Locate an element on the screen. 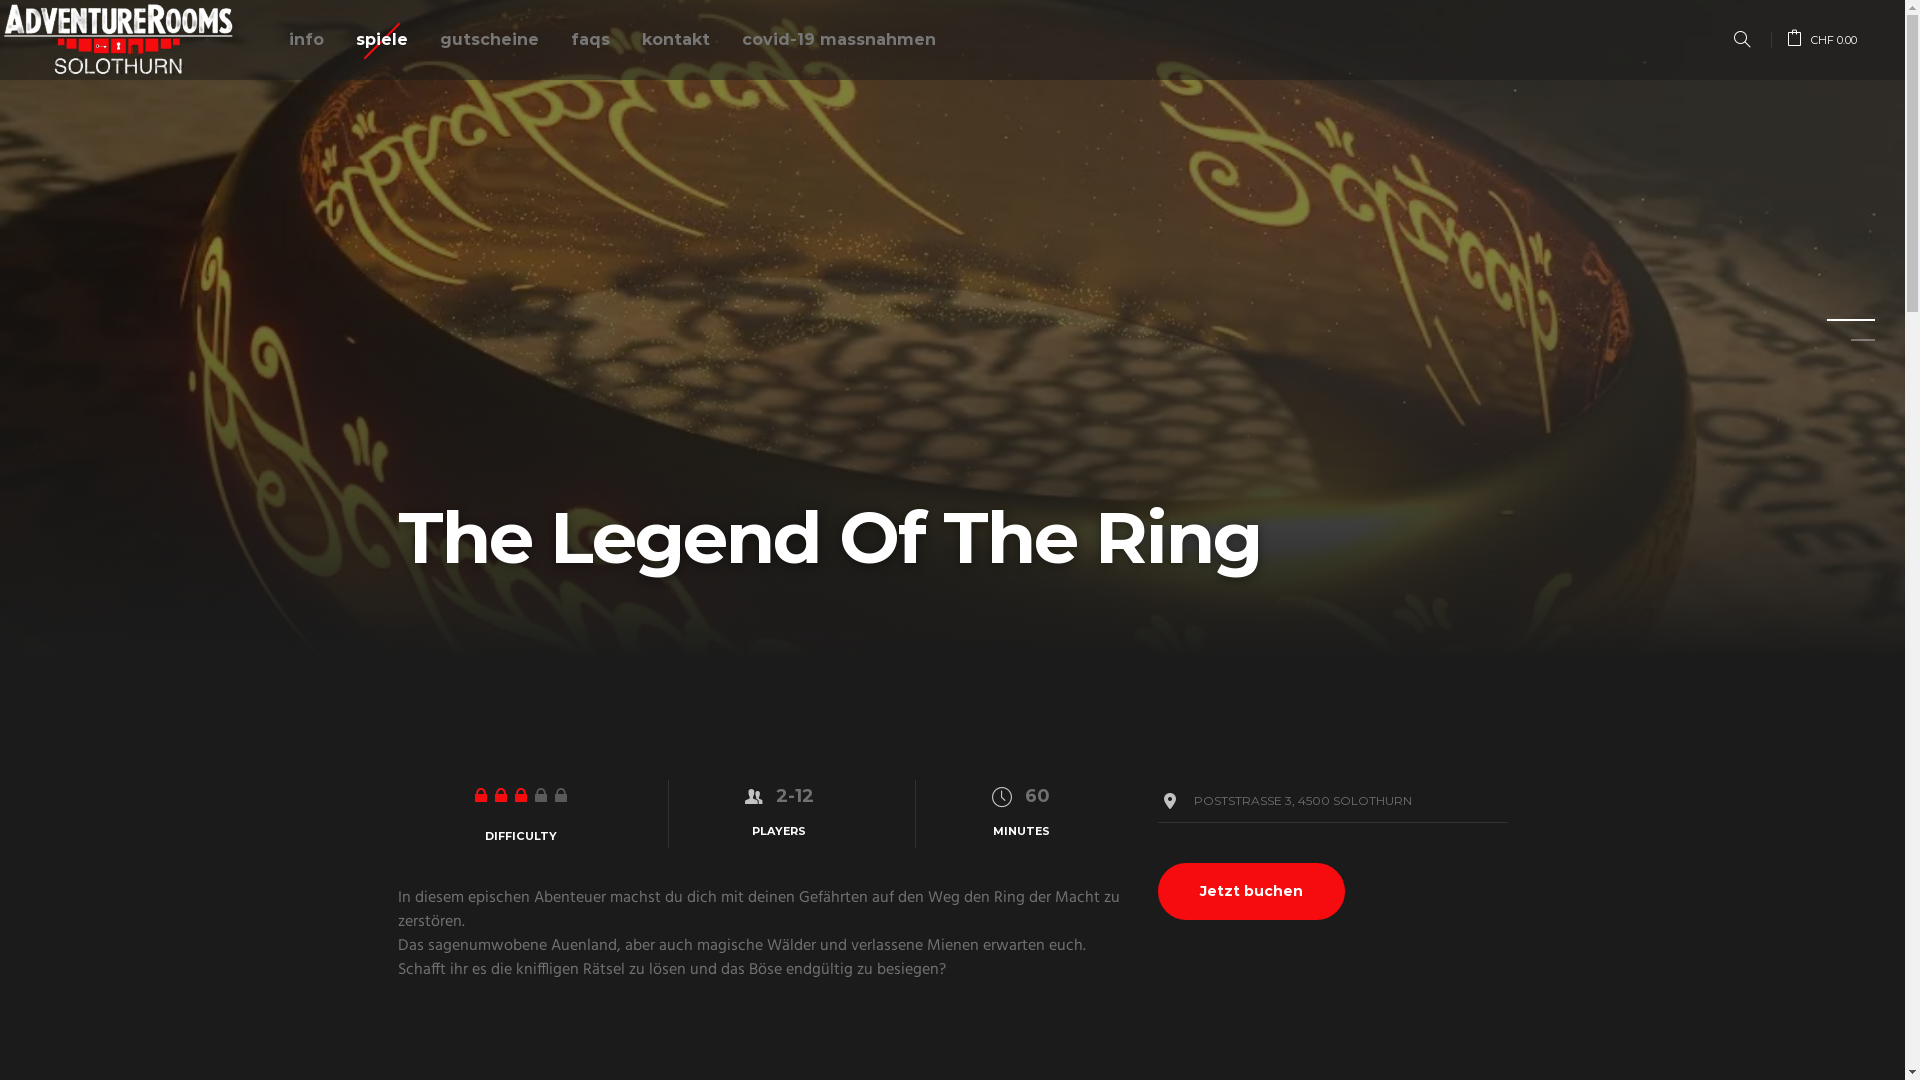 This screenshot has height=1080, width=1920. 'faqs' is located at coordinates (561, 39).